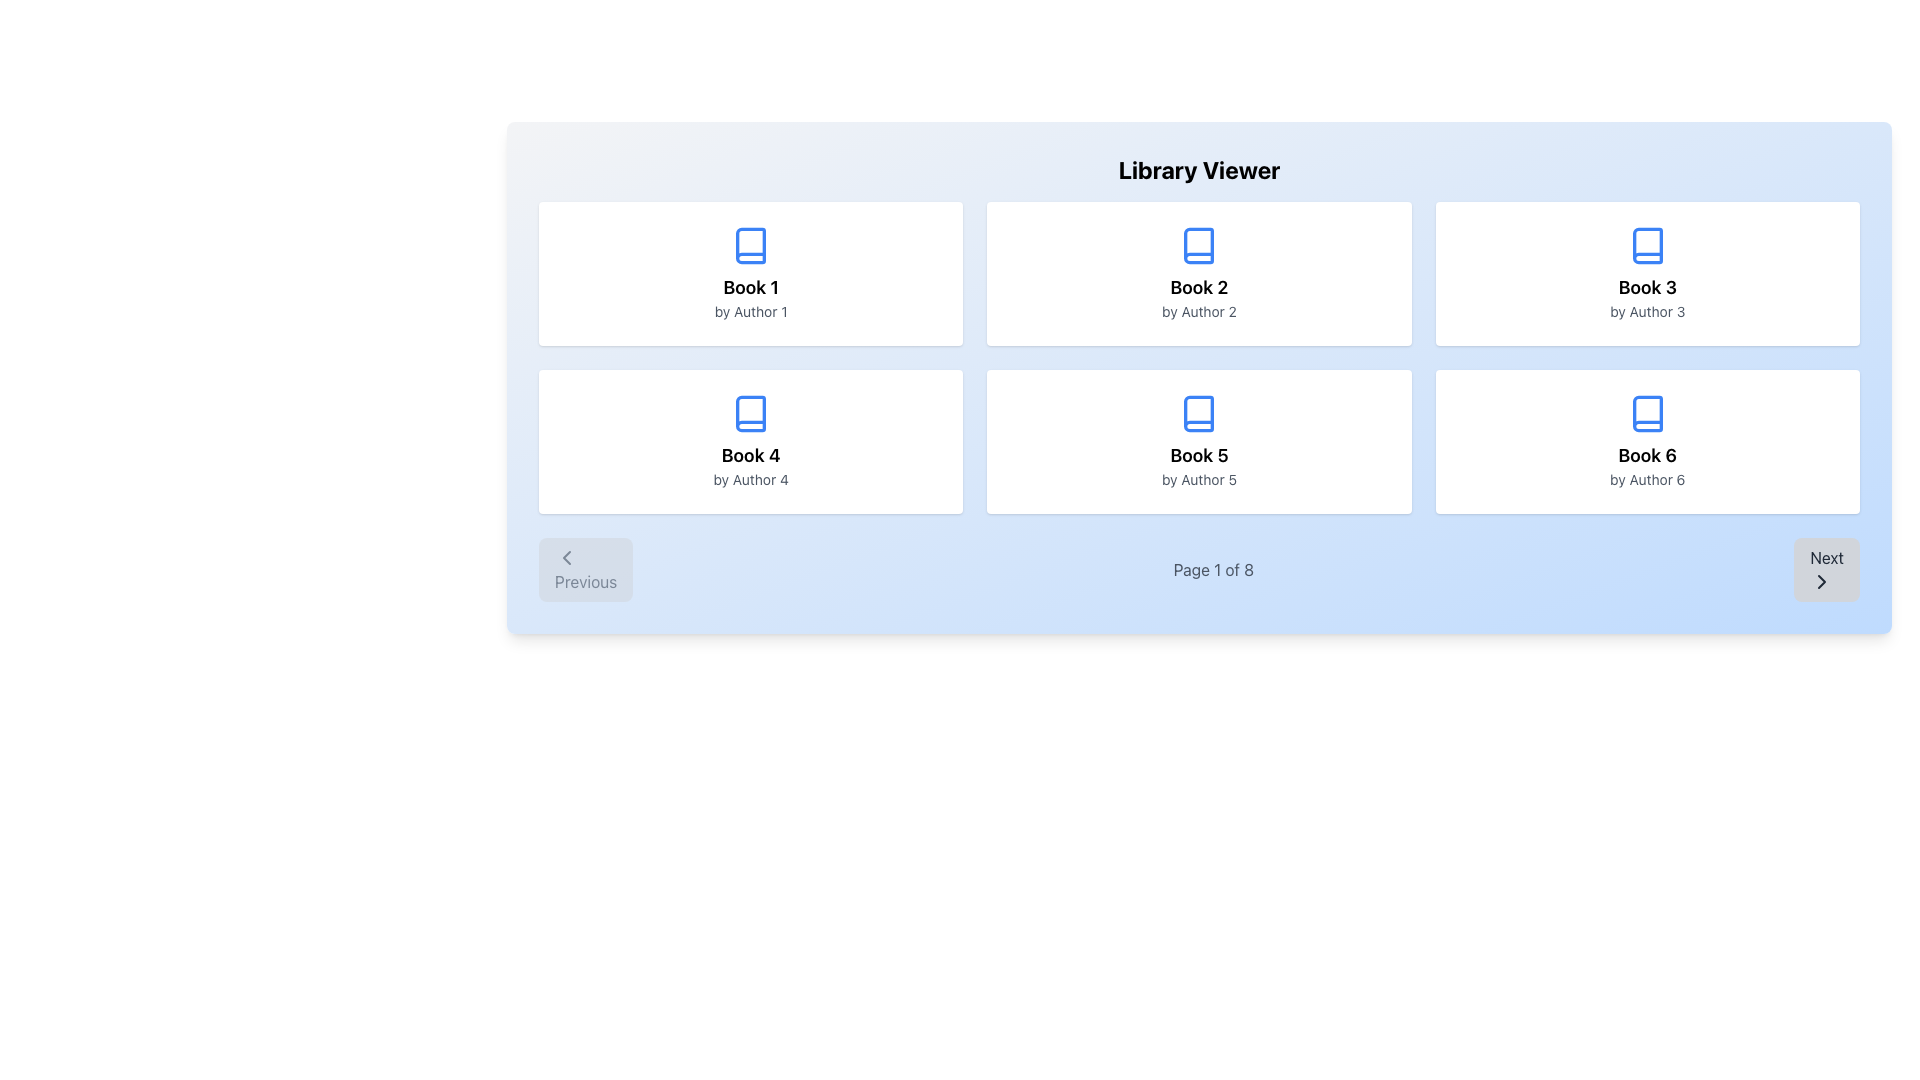 The width and height of the screenshot is (1920, 1080). Describe the element at coordinates (1647, 288) in the screenshot. I see `the text label displaying the name of the book 'Book 3', which is located at the top center of the card in the top-right of the grid layout` at that location.